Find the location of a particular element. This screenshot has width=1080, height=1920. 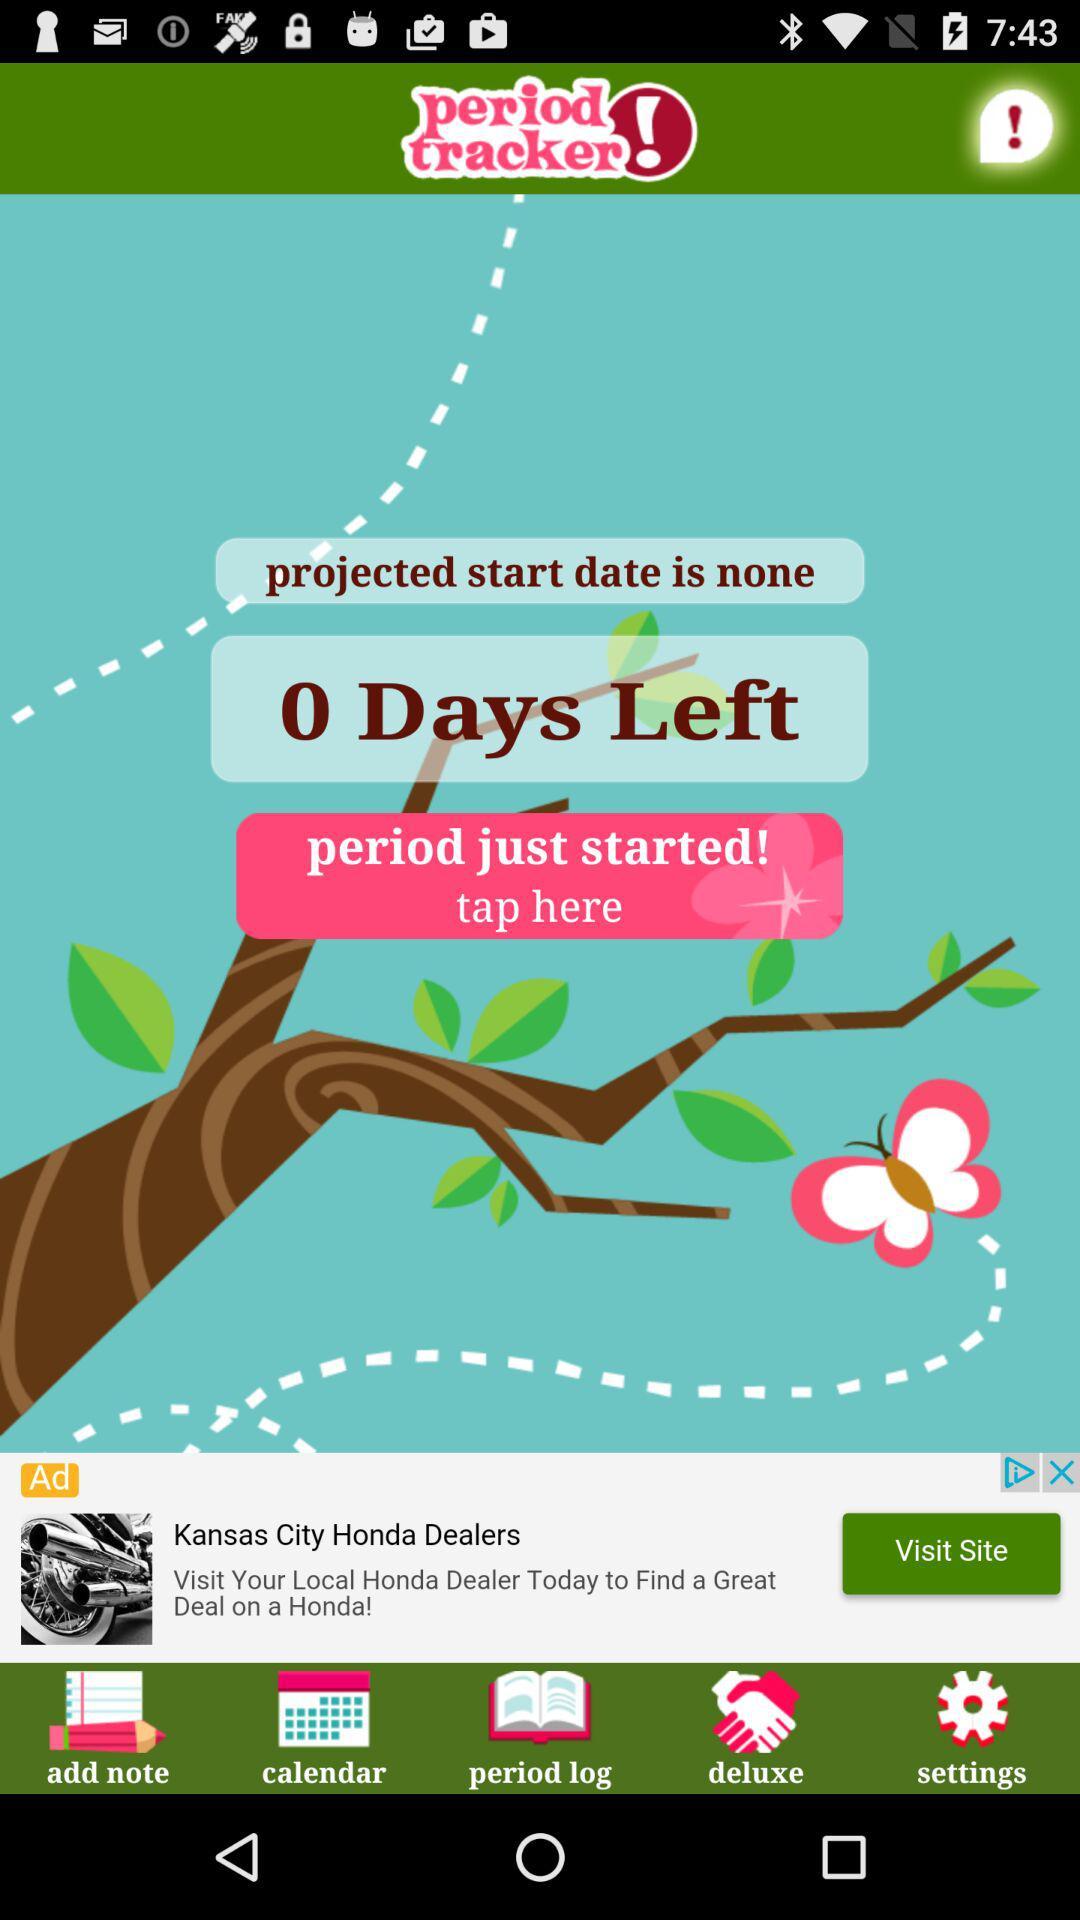

the warning icon is located at coordinates (1017, 133).